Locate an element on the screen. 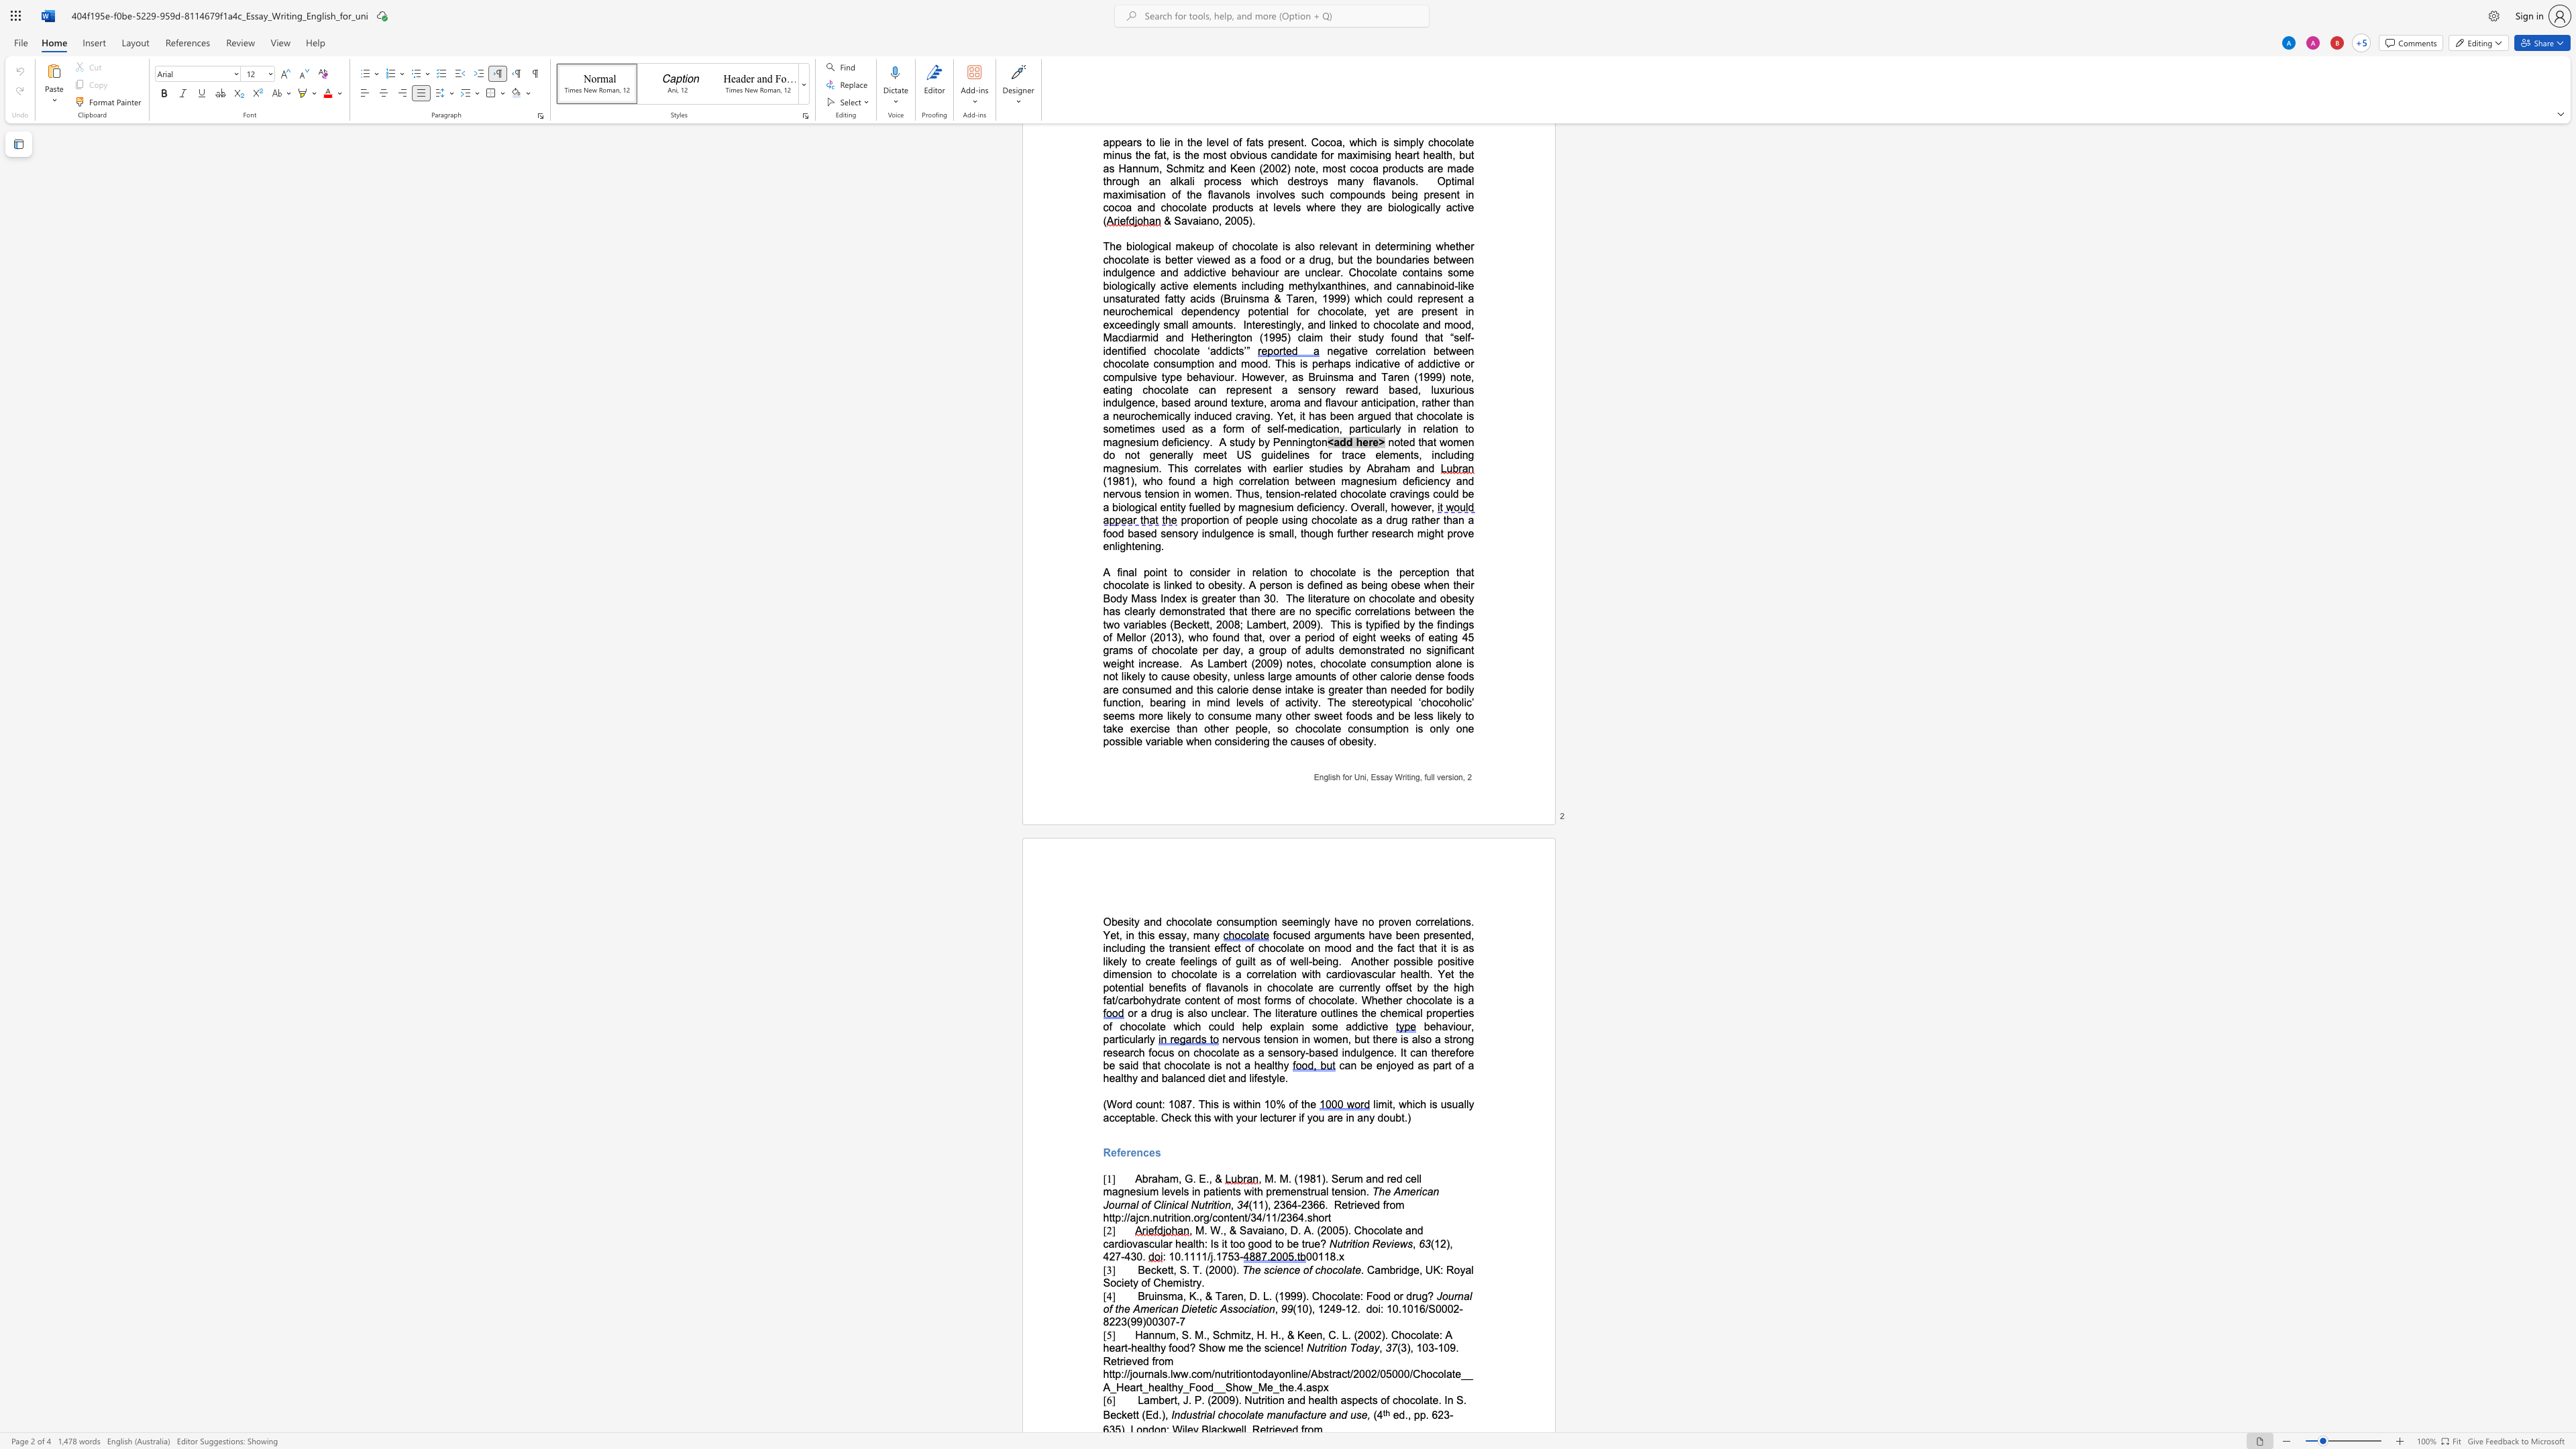 Image resolution: width=2576 pixels, height=1449 pixels. the space between the continuous character "/" and "3" in the text is located at coordinates (1250, 1218).